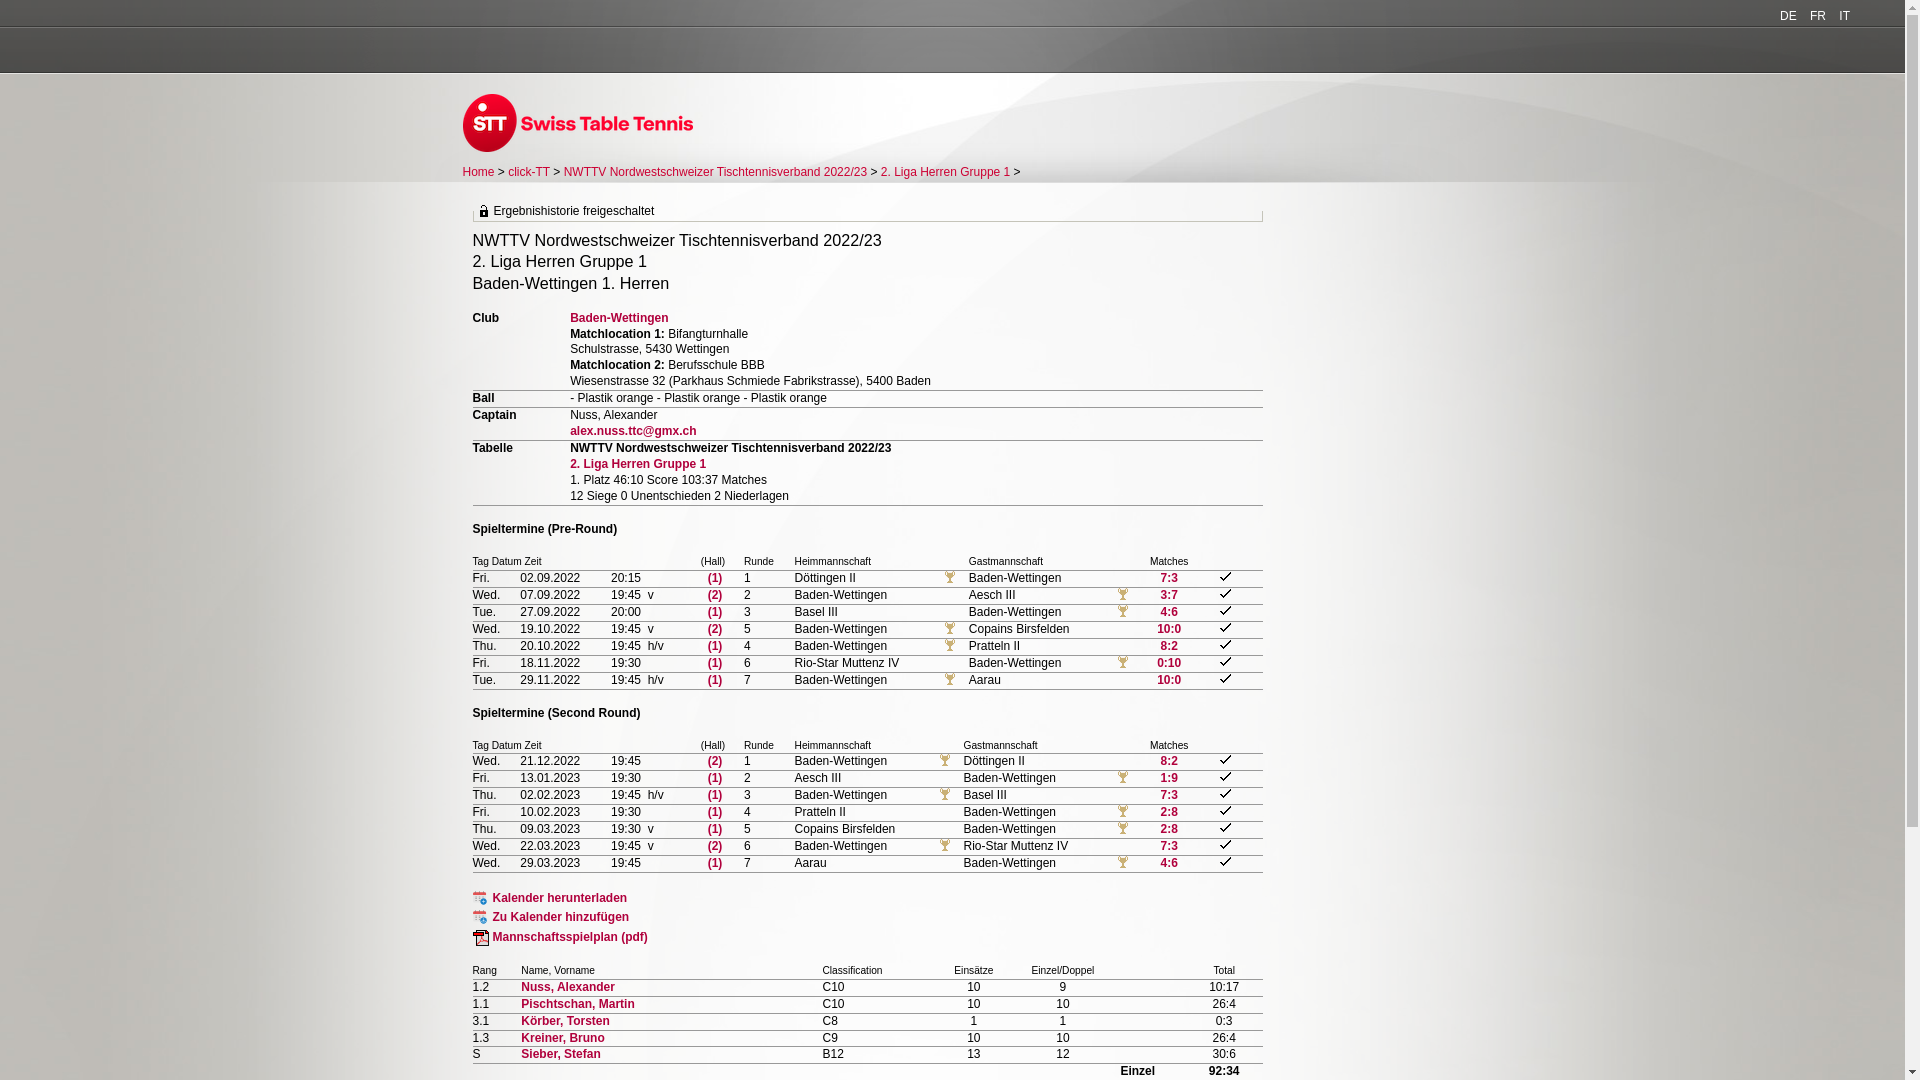 The width and height of the screenshot is (1920, 1080). I want to click on '2:8', so click(1169, 812).